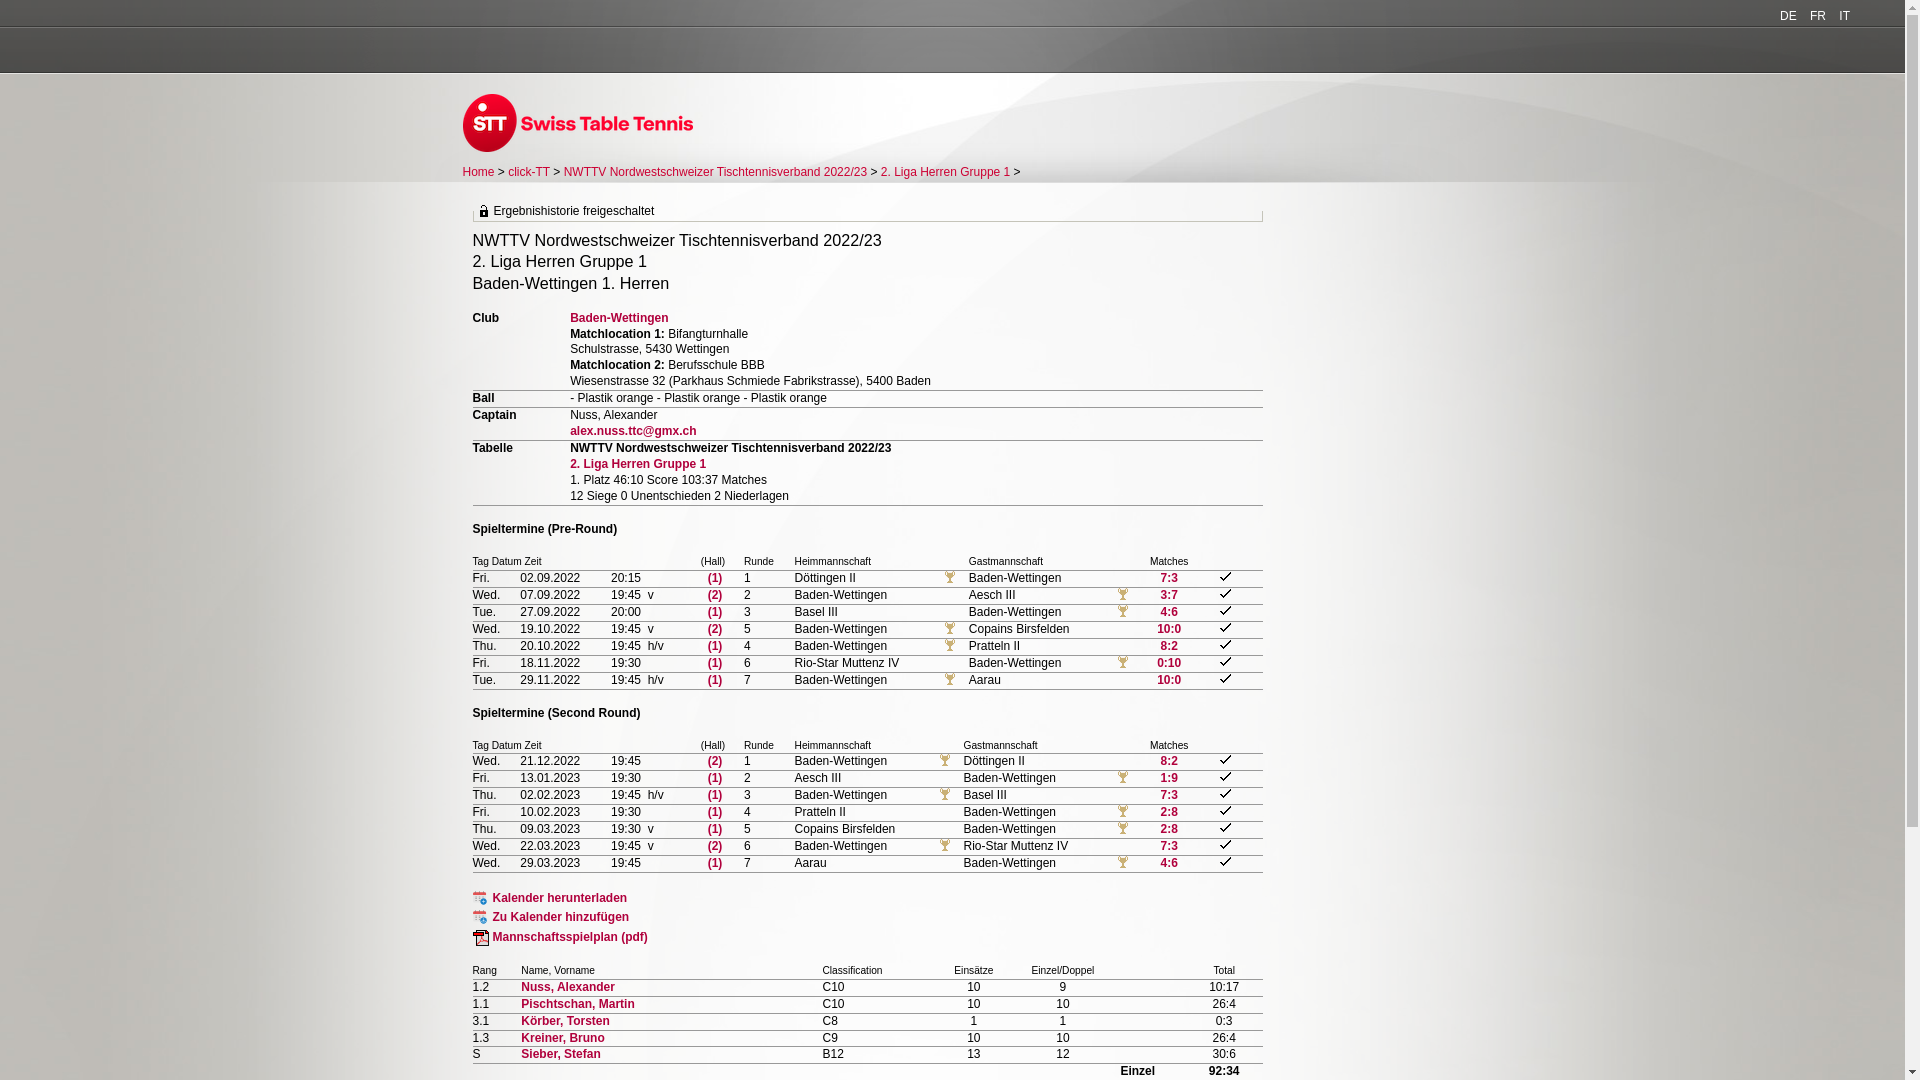 The width and height of the screenshot is (1920, 1080). I want to click on '2:8', so click(1169, 812).